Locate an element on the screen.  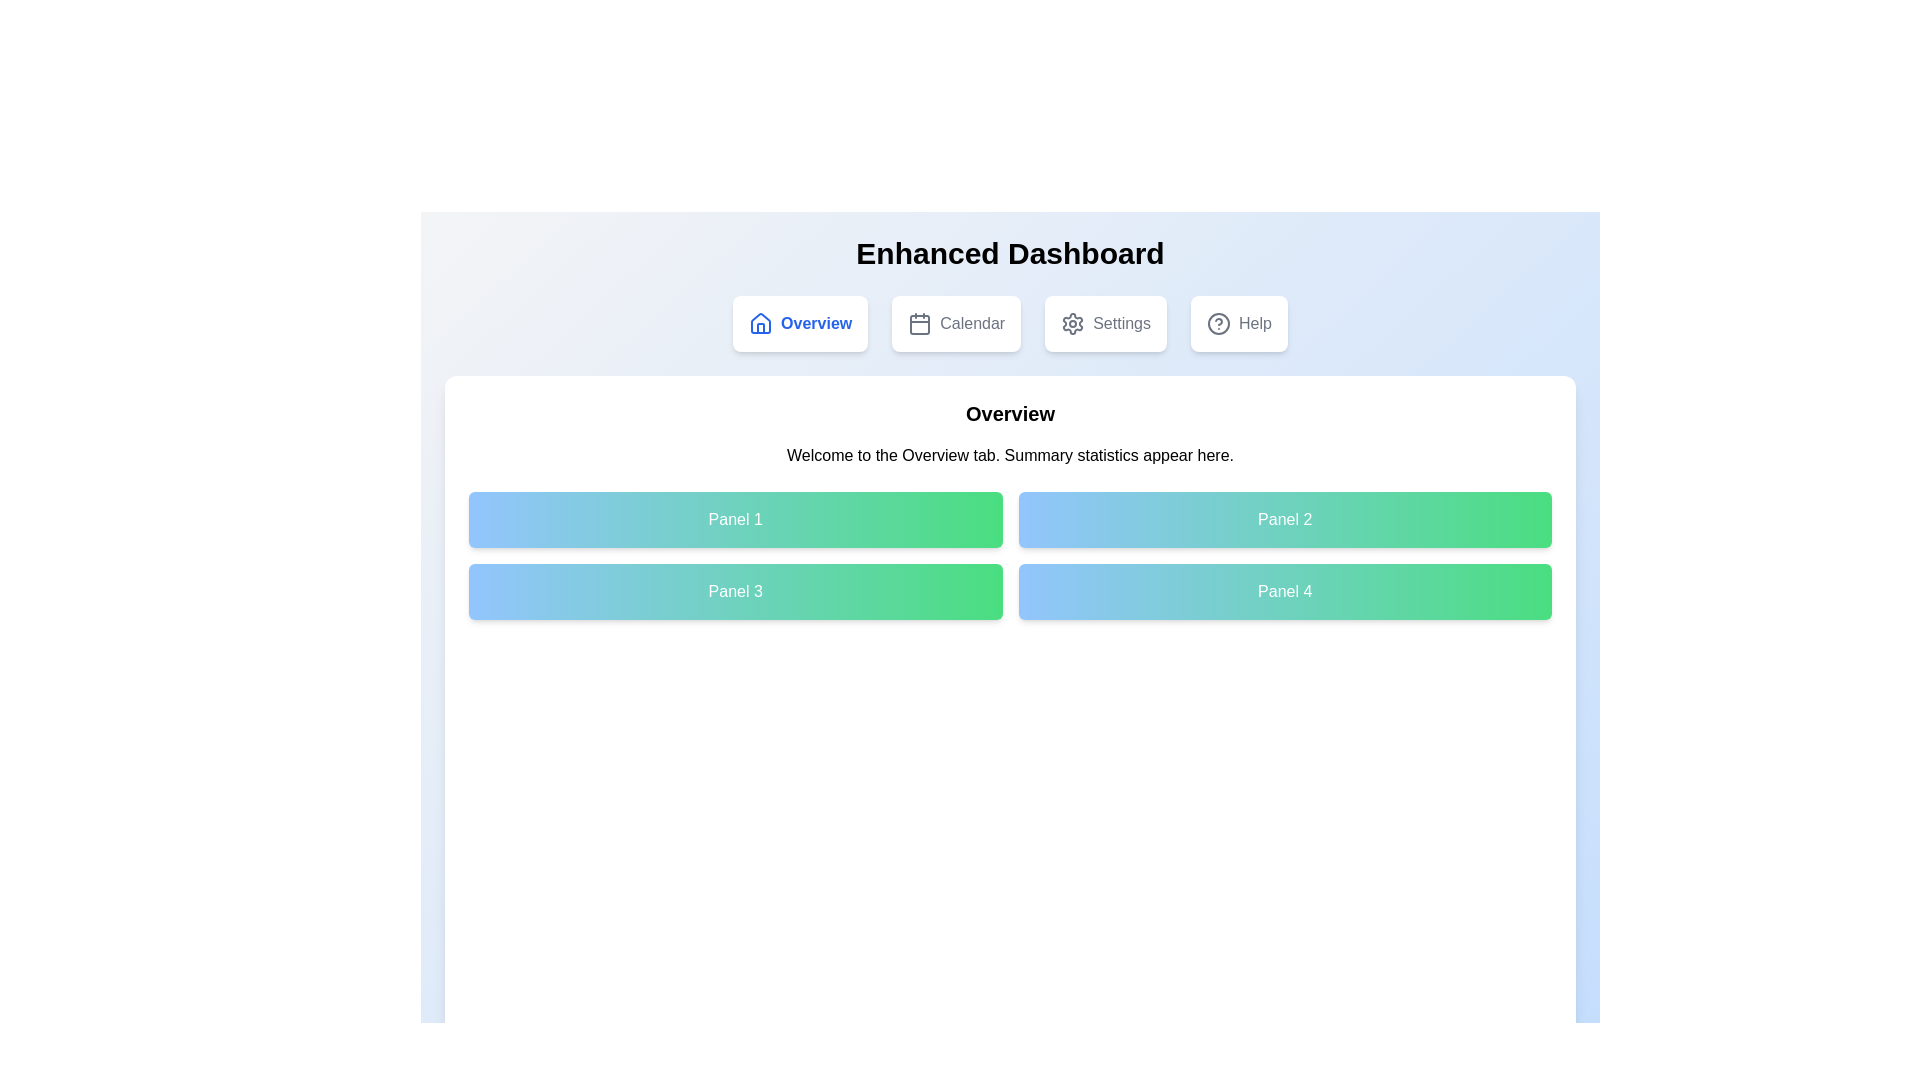
the tab labeled Help to navigate to the corresponding section is located at coordinates (1238, 323).